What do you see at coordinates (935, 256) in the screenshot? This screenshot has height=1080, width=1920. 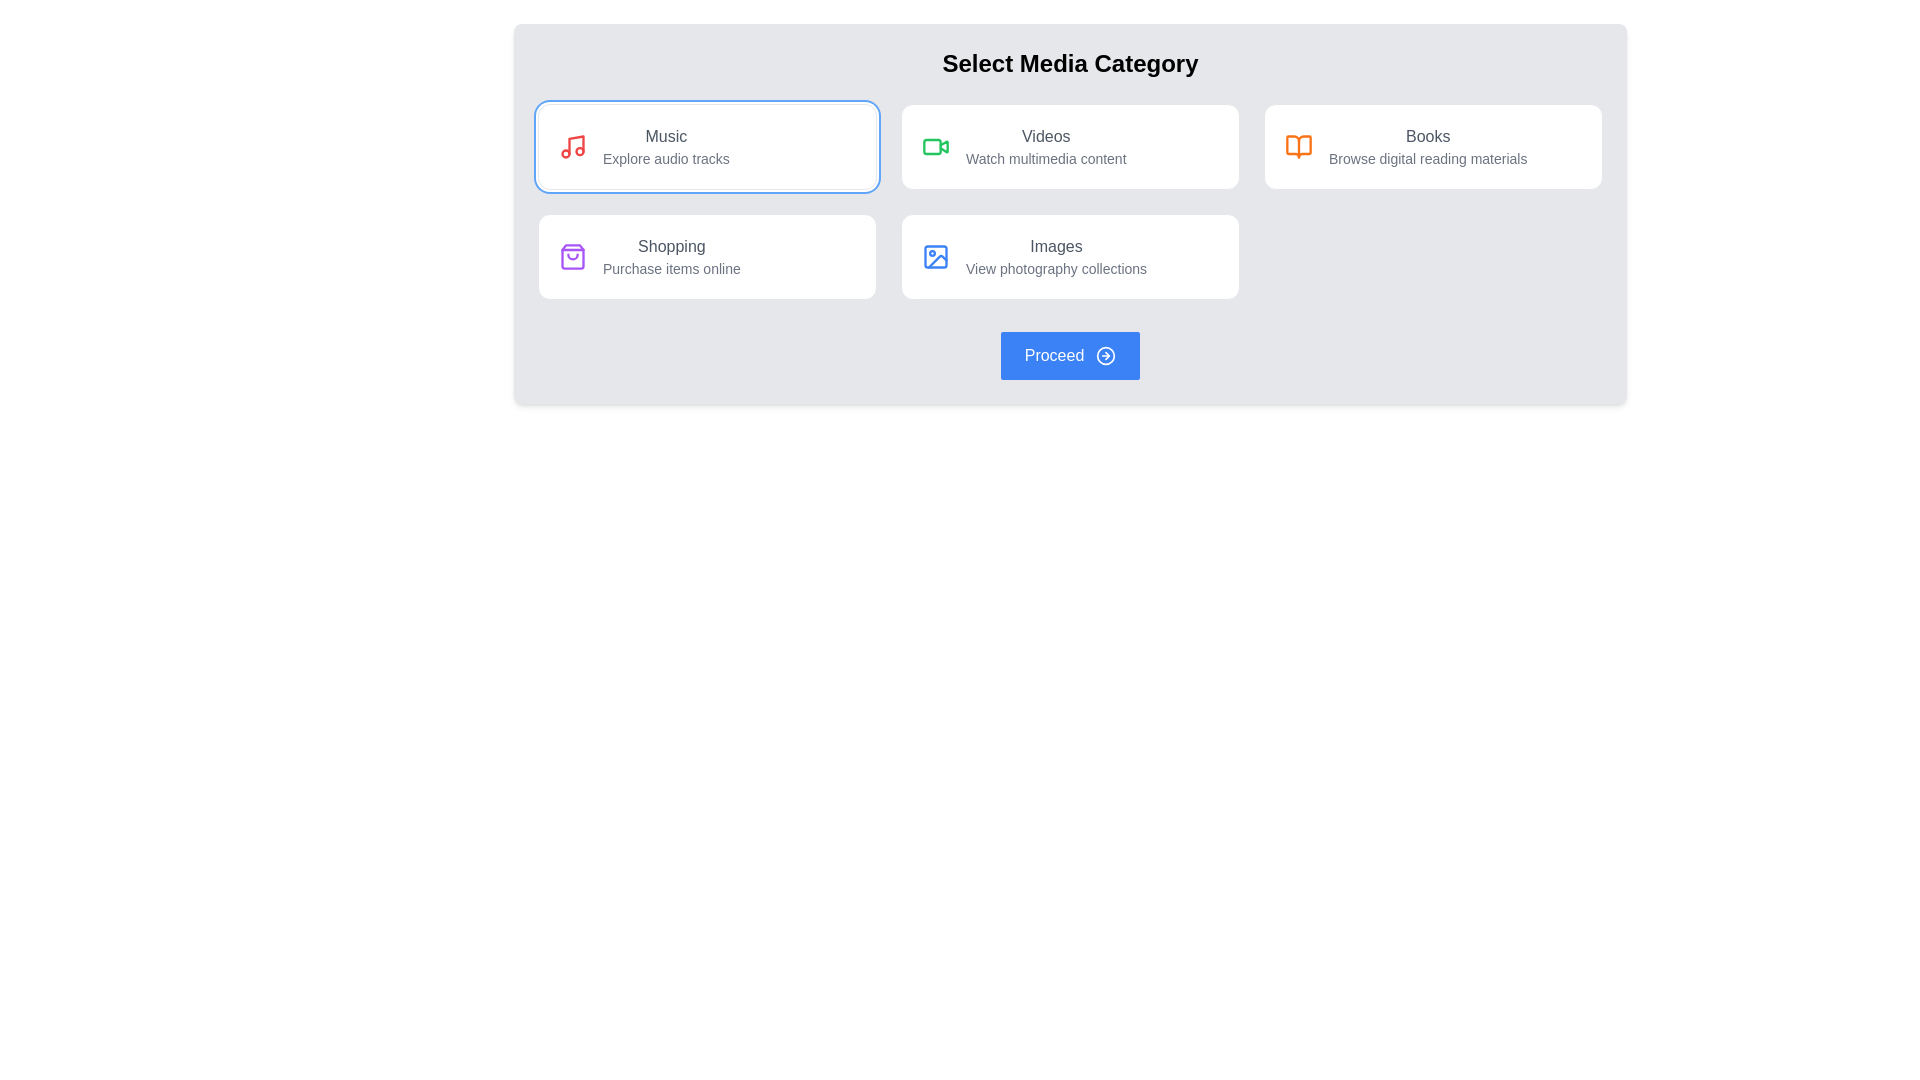 I see `the leftmost icon representing the 'Images' category in the bottom row of the media category selection grid` at bounding box center [935, 256].